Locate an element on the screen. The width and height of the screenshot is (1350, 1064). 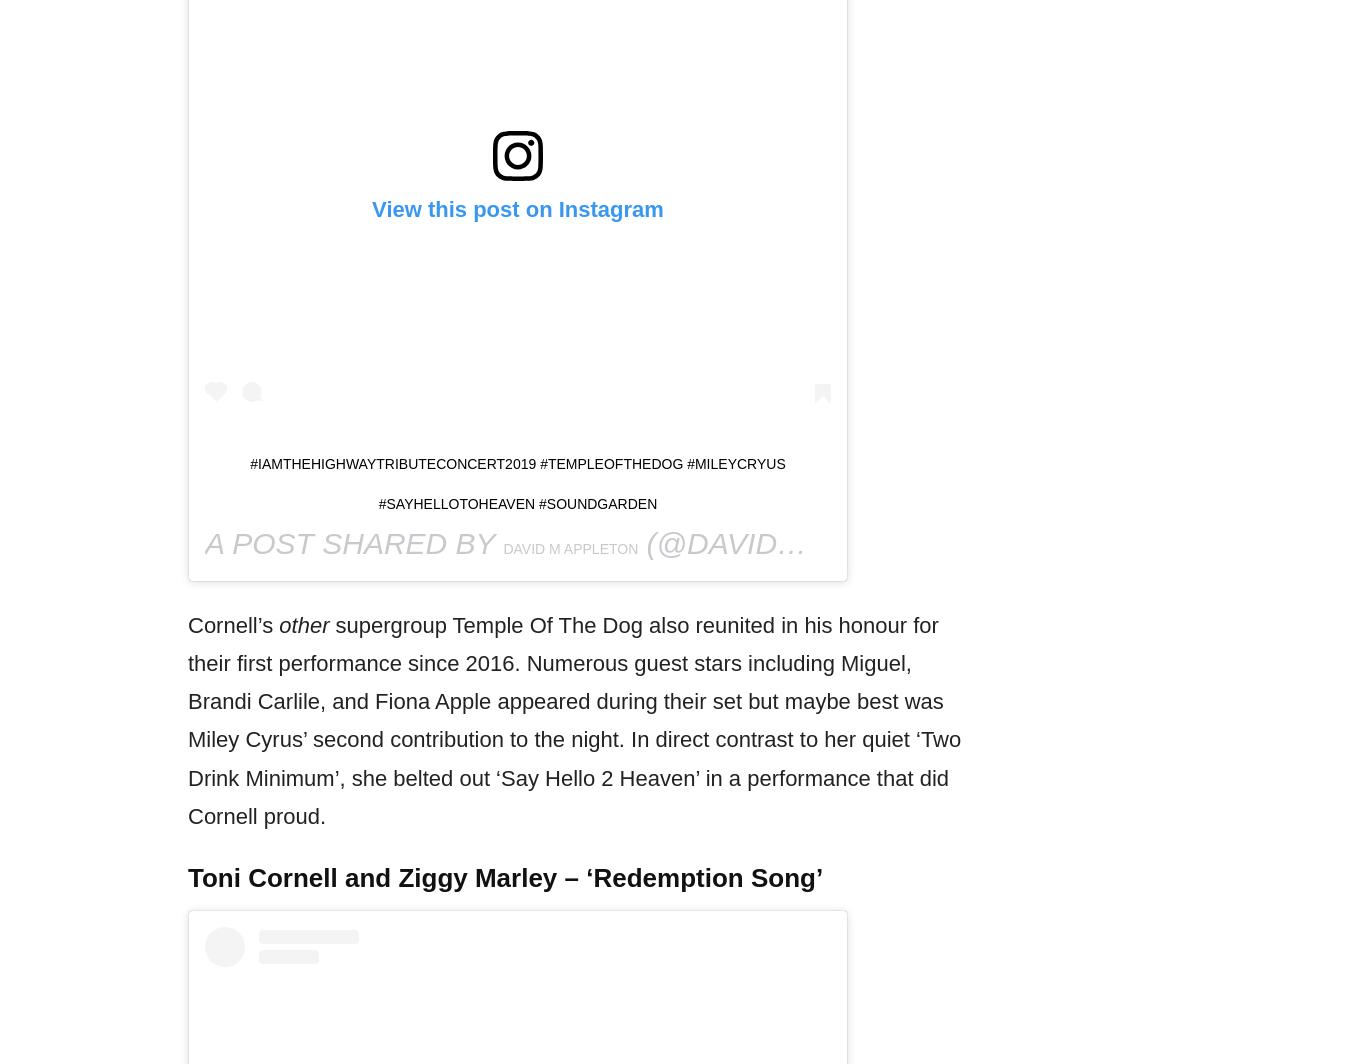
'#iamthehighwaytributeconcert2019 #templeofthedog #mileycryus #sayhellotoheaven #soundgarden' is located at coordinates (516, 482).